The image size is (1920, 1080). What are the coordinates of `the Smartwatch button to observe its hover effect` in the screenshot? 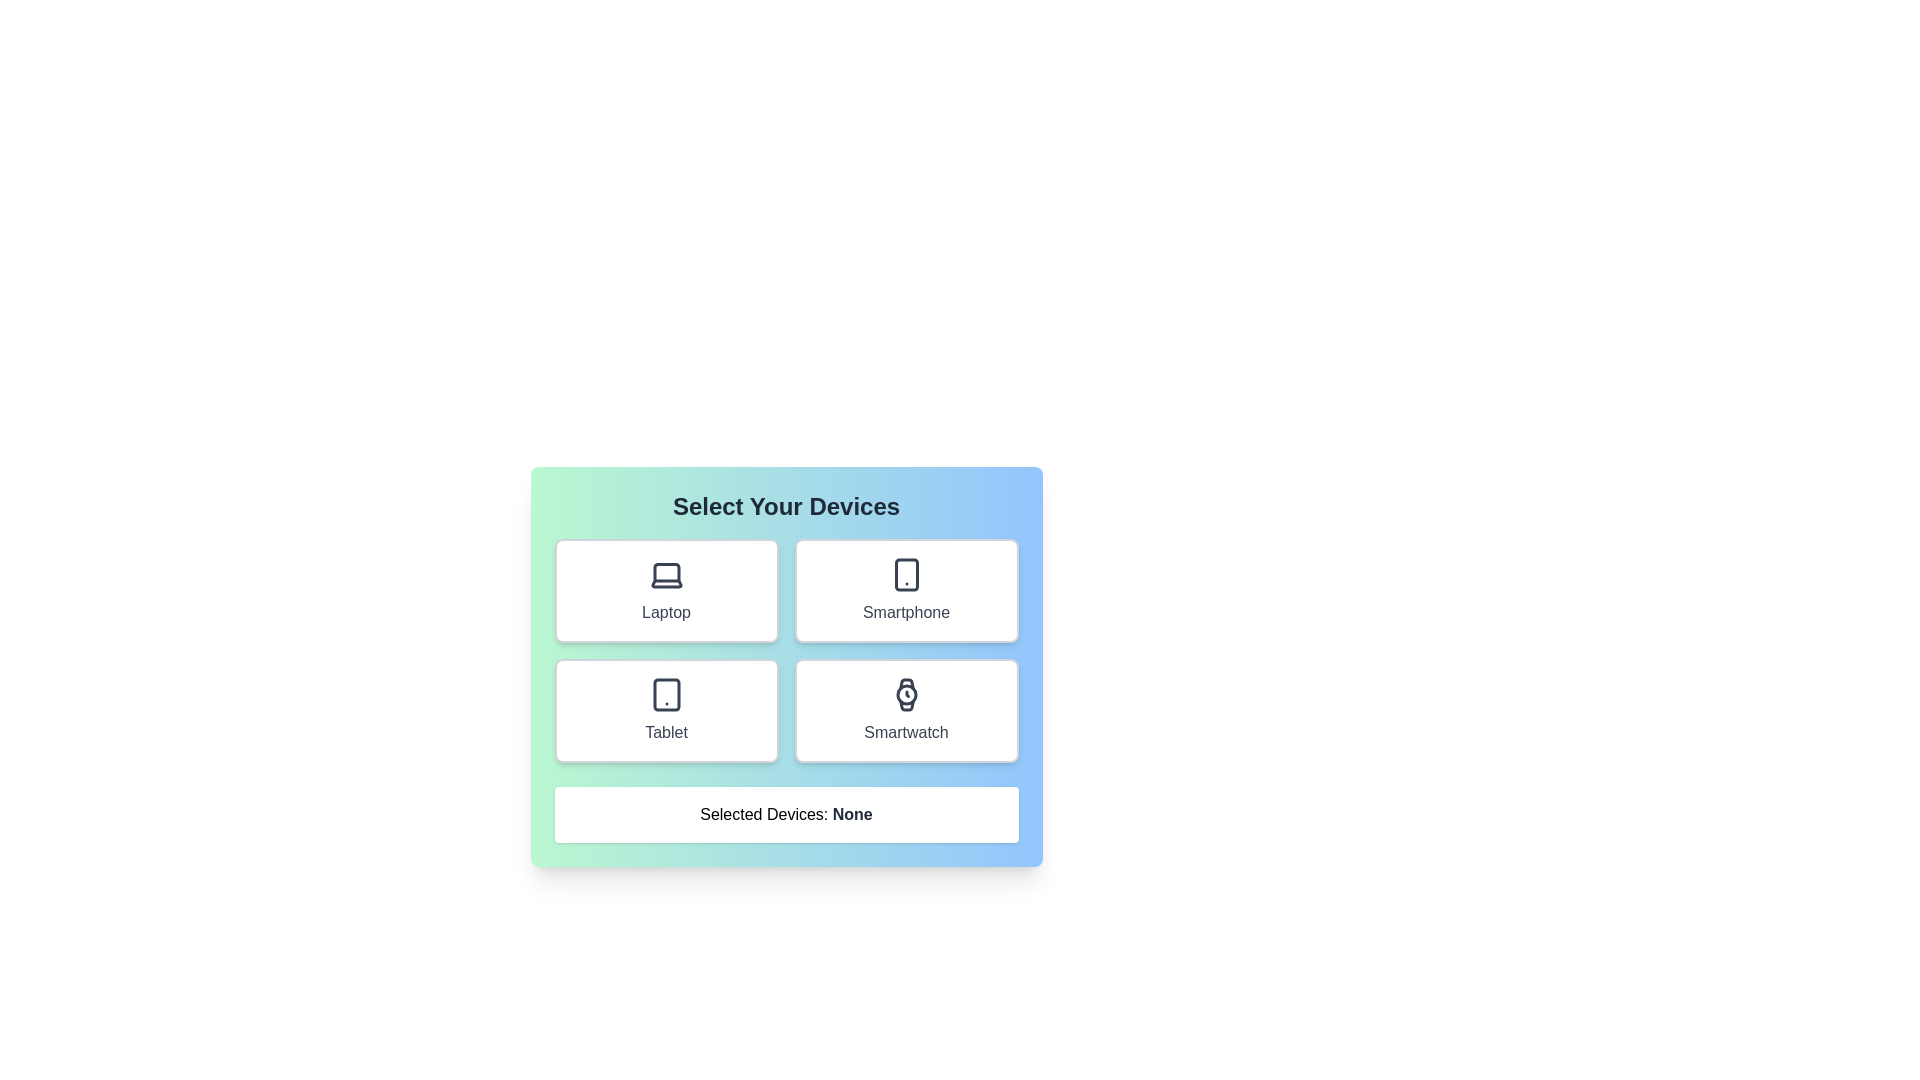 It's located at (905, 709).